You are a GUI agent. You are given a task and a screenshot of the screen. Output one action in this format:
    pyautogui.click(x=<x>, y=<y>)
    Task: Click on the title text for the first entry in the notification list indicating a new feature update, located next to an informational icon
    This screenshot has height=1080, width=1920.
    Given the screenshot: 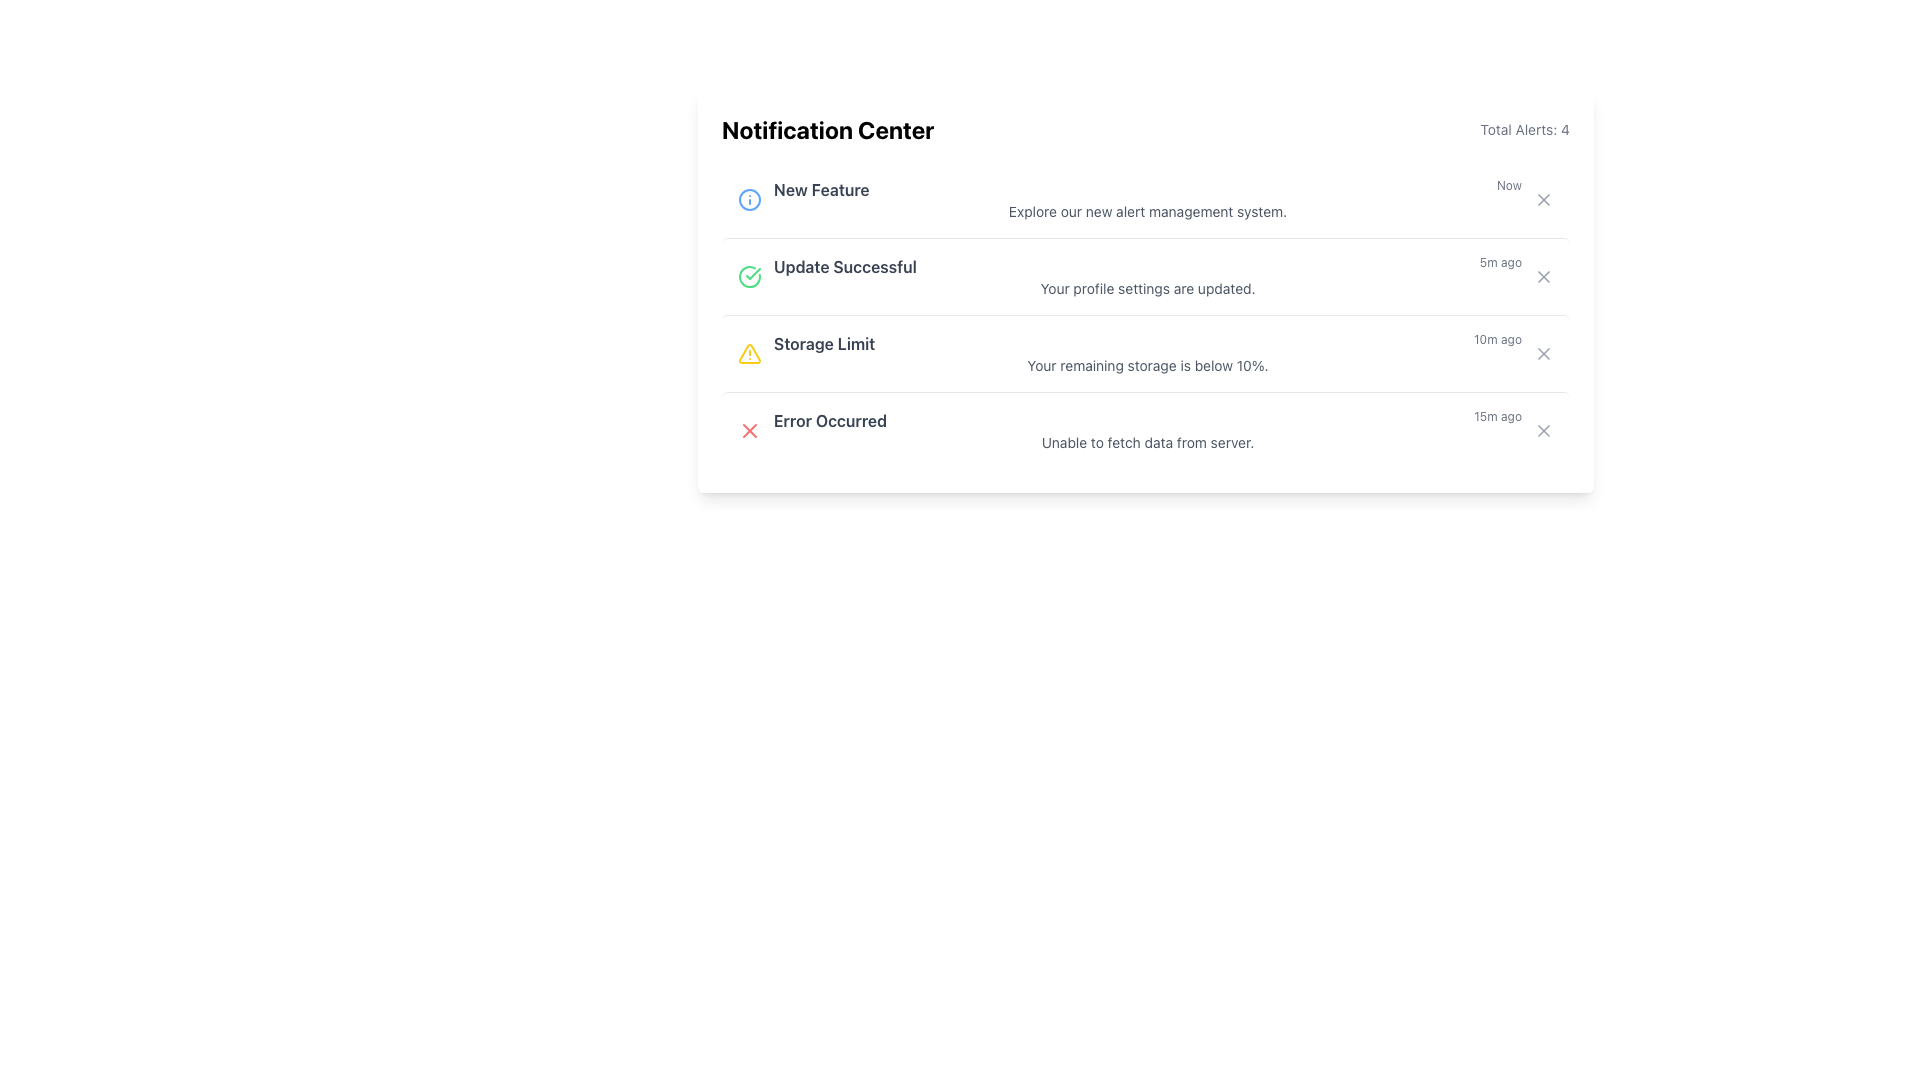 What is the action you would take?
    pyautogui.click(x=821, y=189)
    